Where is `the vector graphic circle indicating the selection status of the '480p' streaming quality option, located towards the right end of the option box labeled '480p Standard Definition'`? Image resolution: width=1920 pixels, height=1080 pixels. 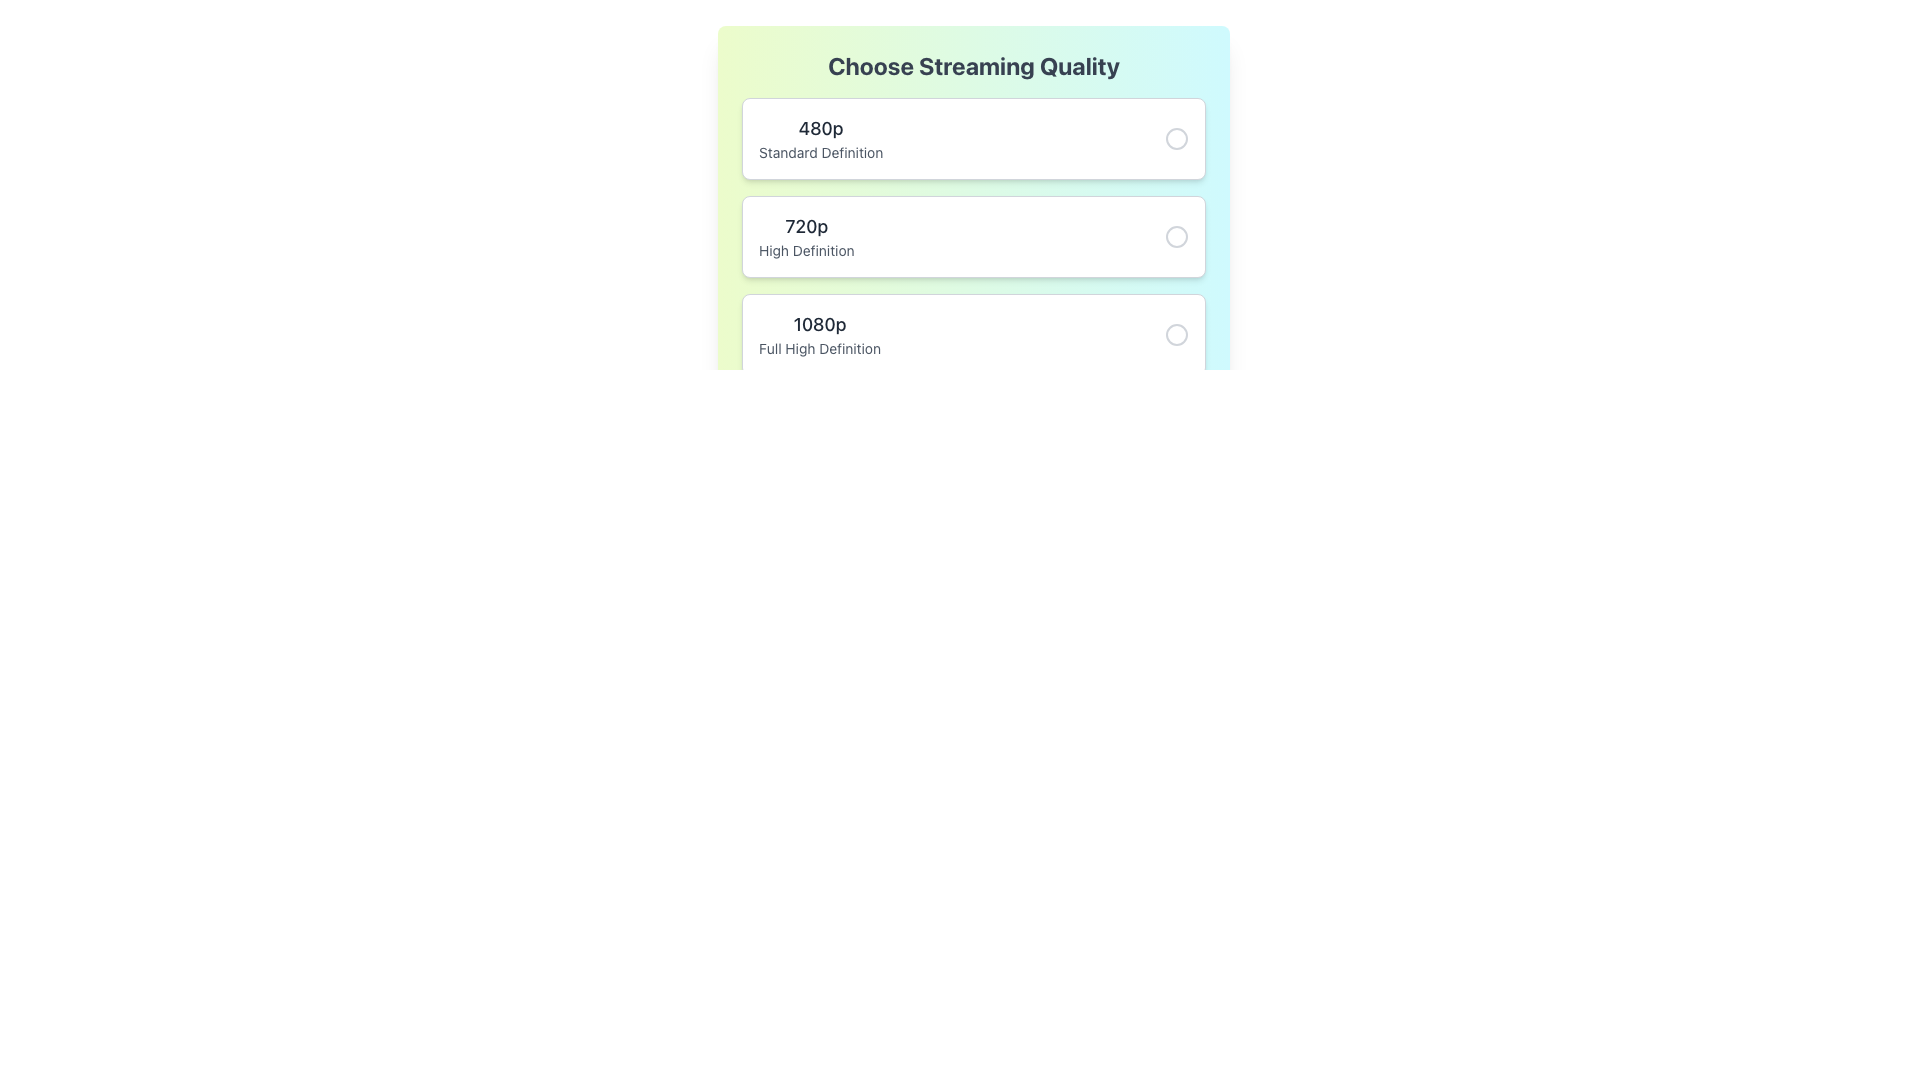
the vector graphic circle indicating the selection status of the '480p' streaming quality option, located towards the right end of the option box labeled '480p Standard Definition' is located at coordinates (1176, 137).